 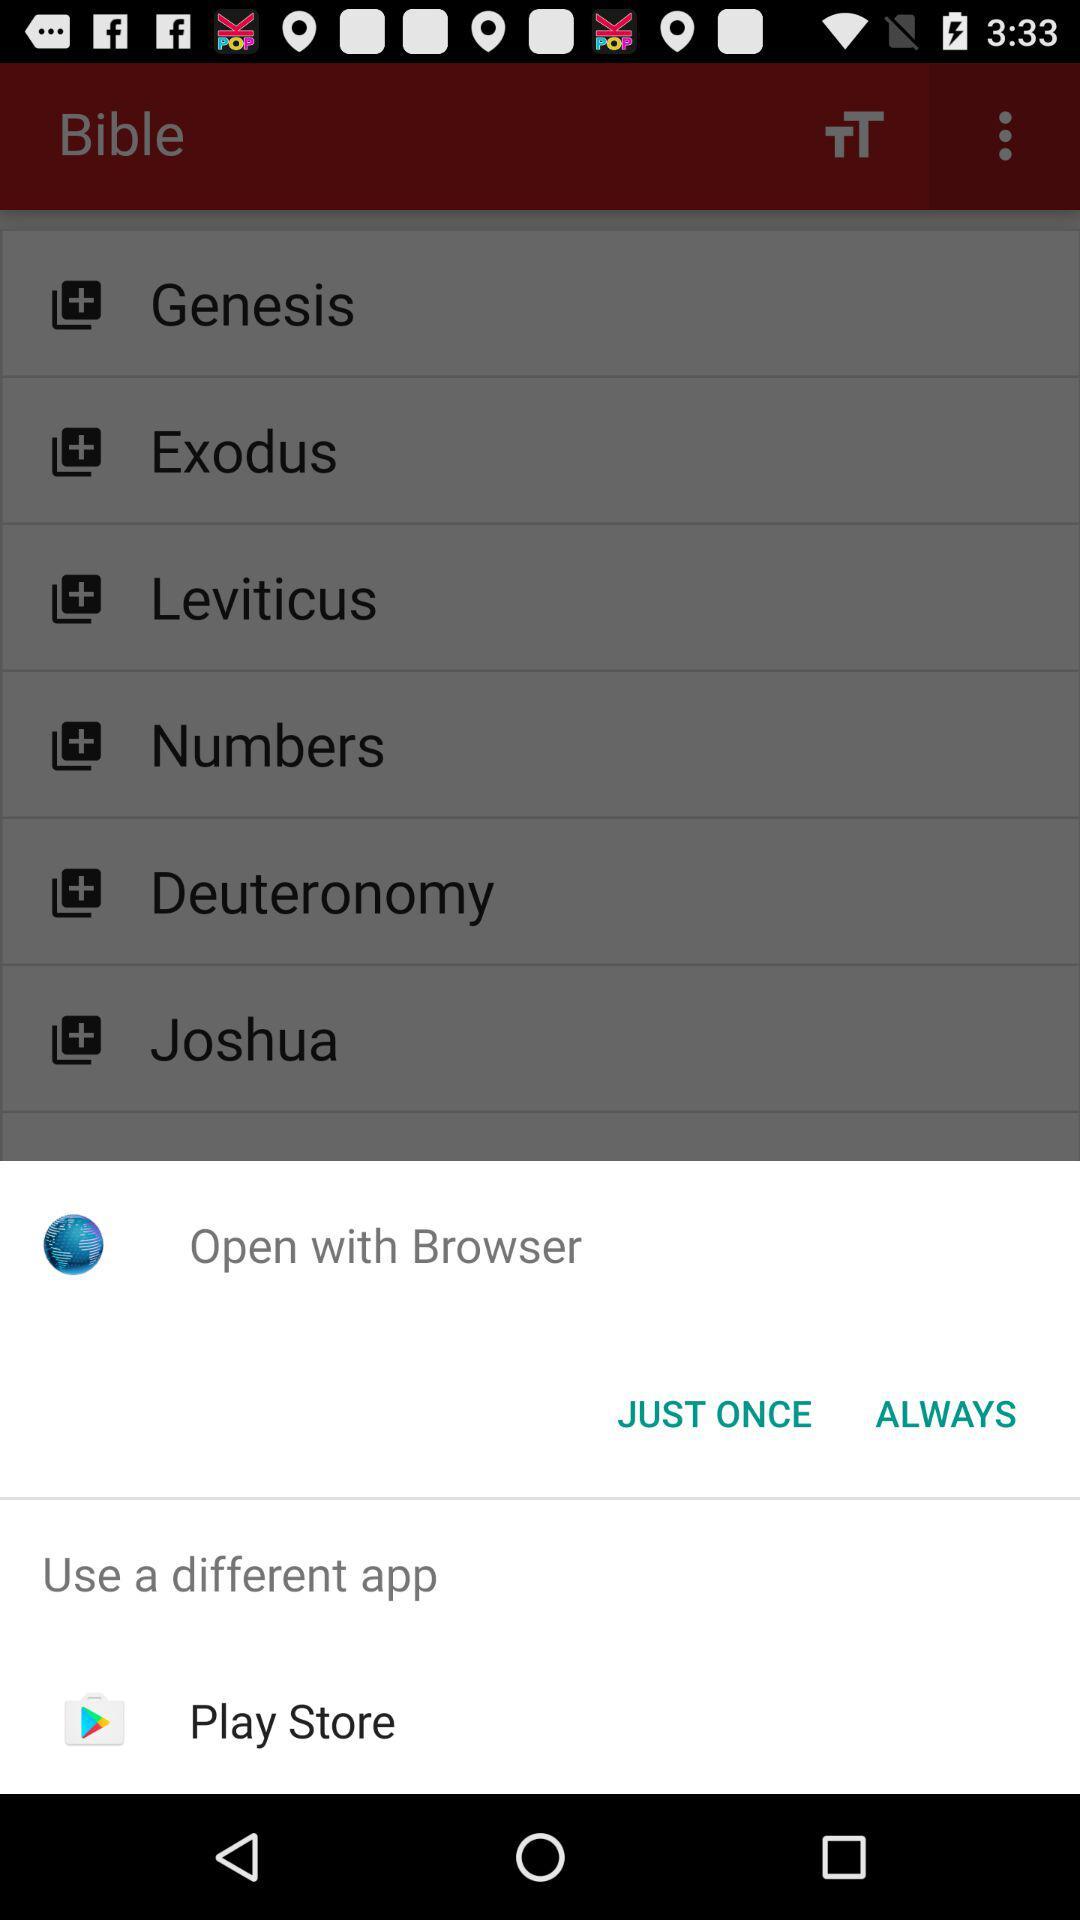 What do you see at coordinates (945, 1411) in the screenshot?
I see `item below open with browser` at bounding box center [945, 1411].